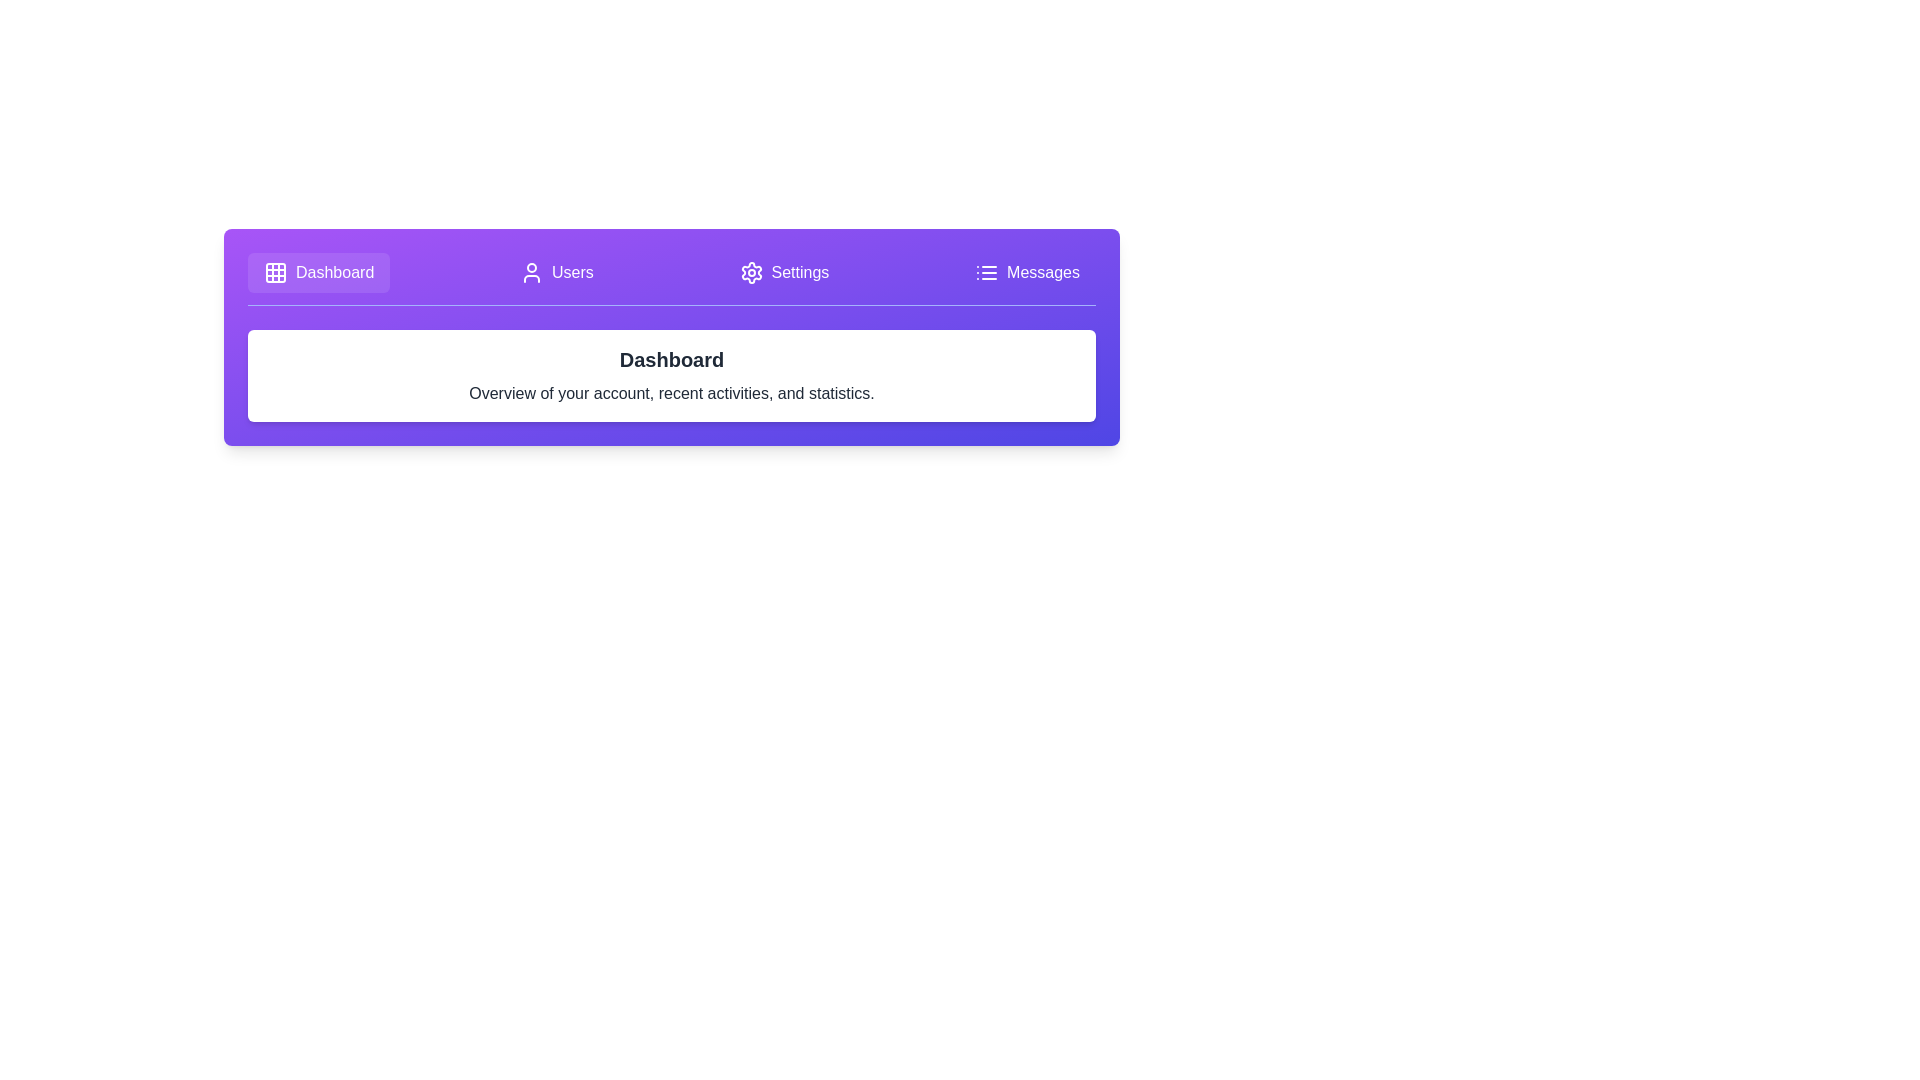  I want to click on the horizontal navigation bar that contains the buttons labeled 'Dashboard', 'Users', 'Settings', and 'Messages', which is styled with a gradient background transitioning from purple to indigo, so click(672, 279).